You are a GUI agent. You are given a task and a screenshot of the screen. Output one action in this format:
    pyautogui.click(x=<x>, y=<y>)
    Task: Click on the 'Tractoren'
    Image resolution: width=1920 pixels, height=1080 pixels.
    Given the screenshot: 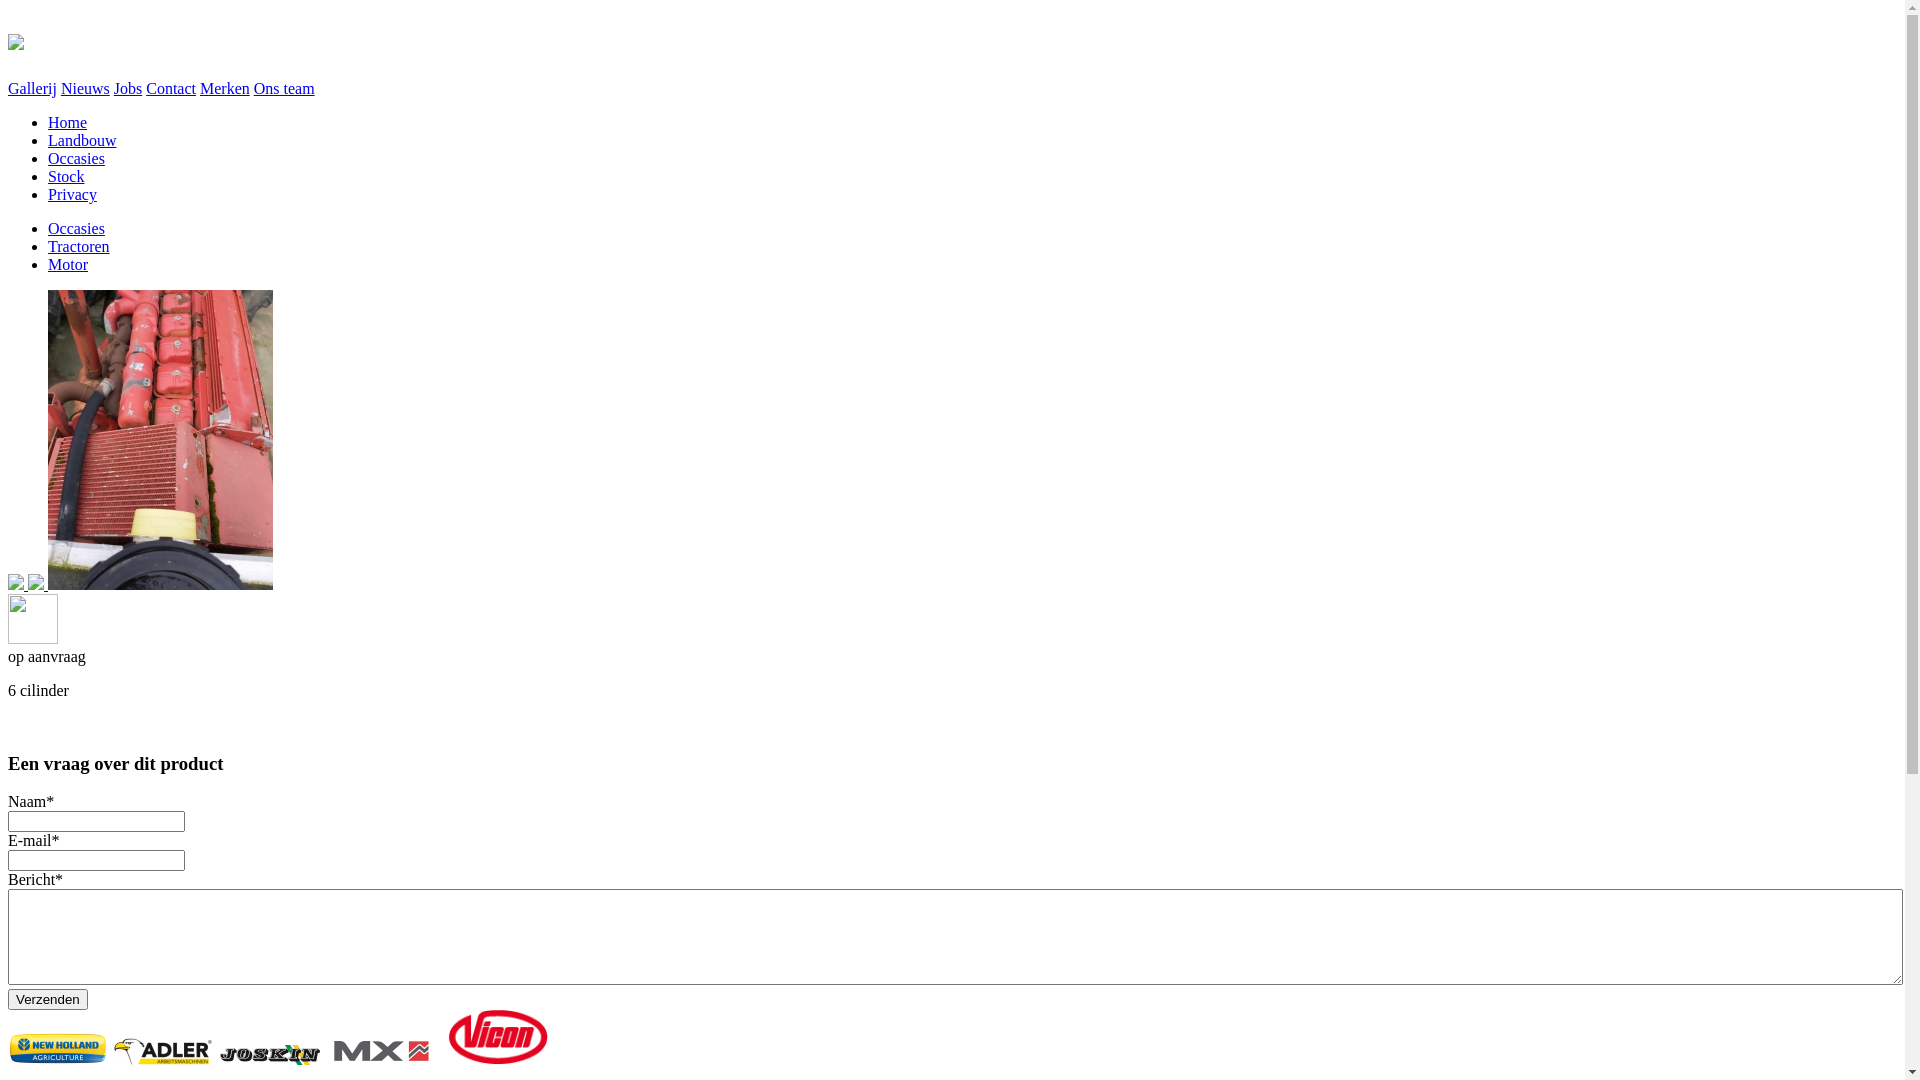 What is the action you would take?
    pyautogui.click(x=78, y=245)
    